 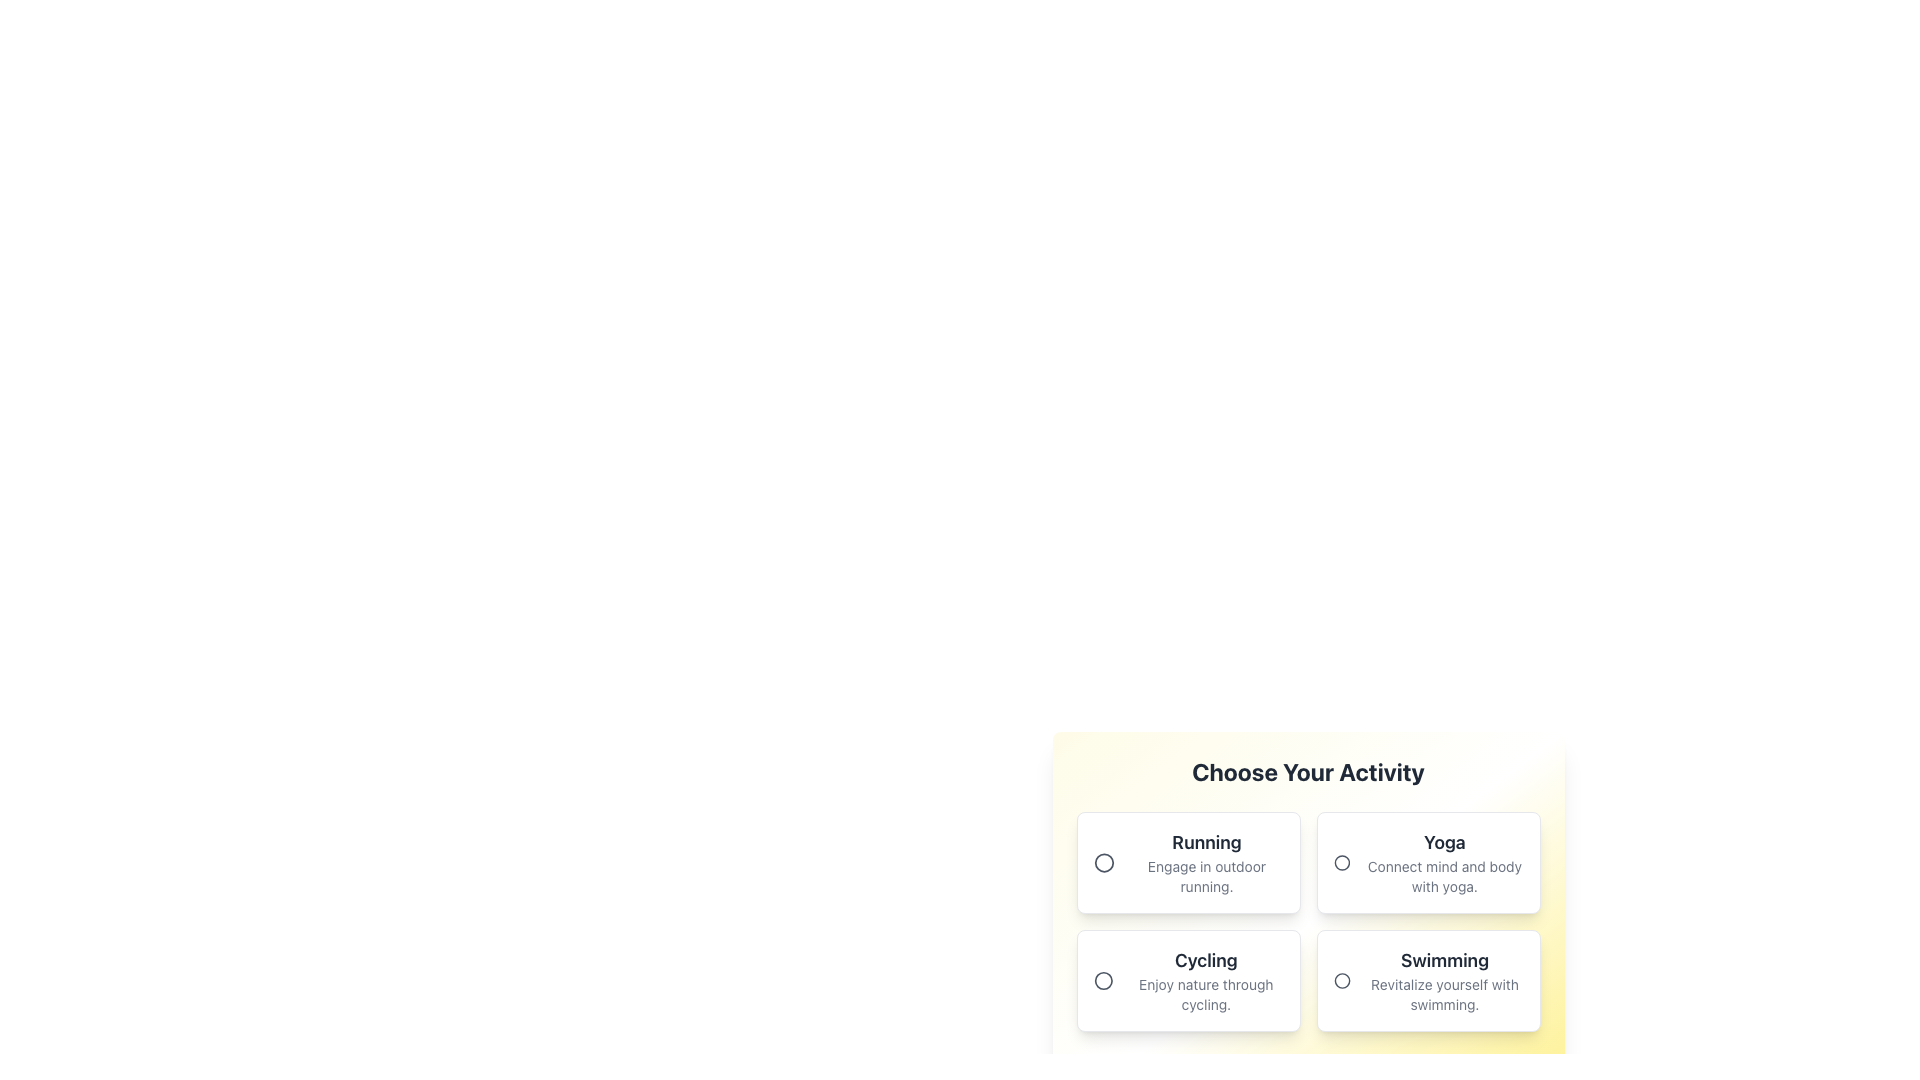 What do you see at coordinates (1444, 979) in the screenshot?
I see `the text label titled 'Swimming' located in the bottom-right card of the 'Choose Your Activity' section` at bounding box center [1444, 979].